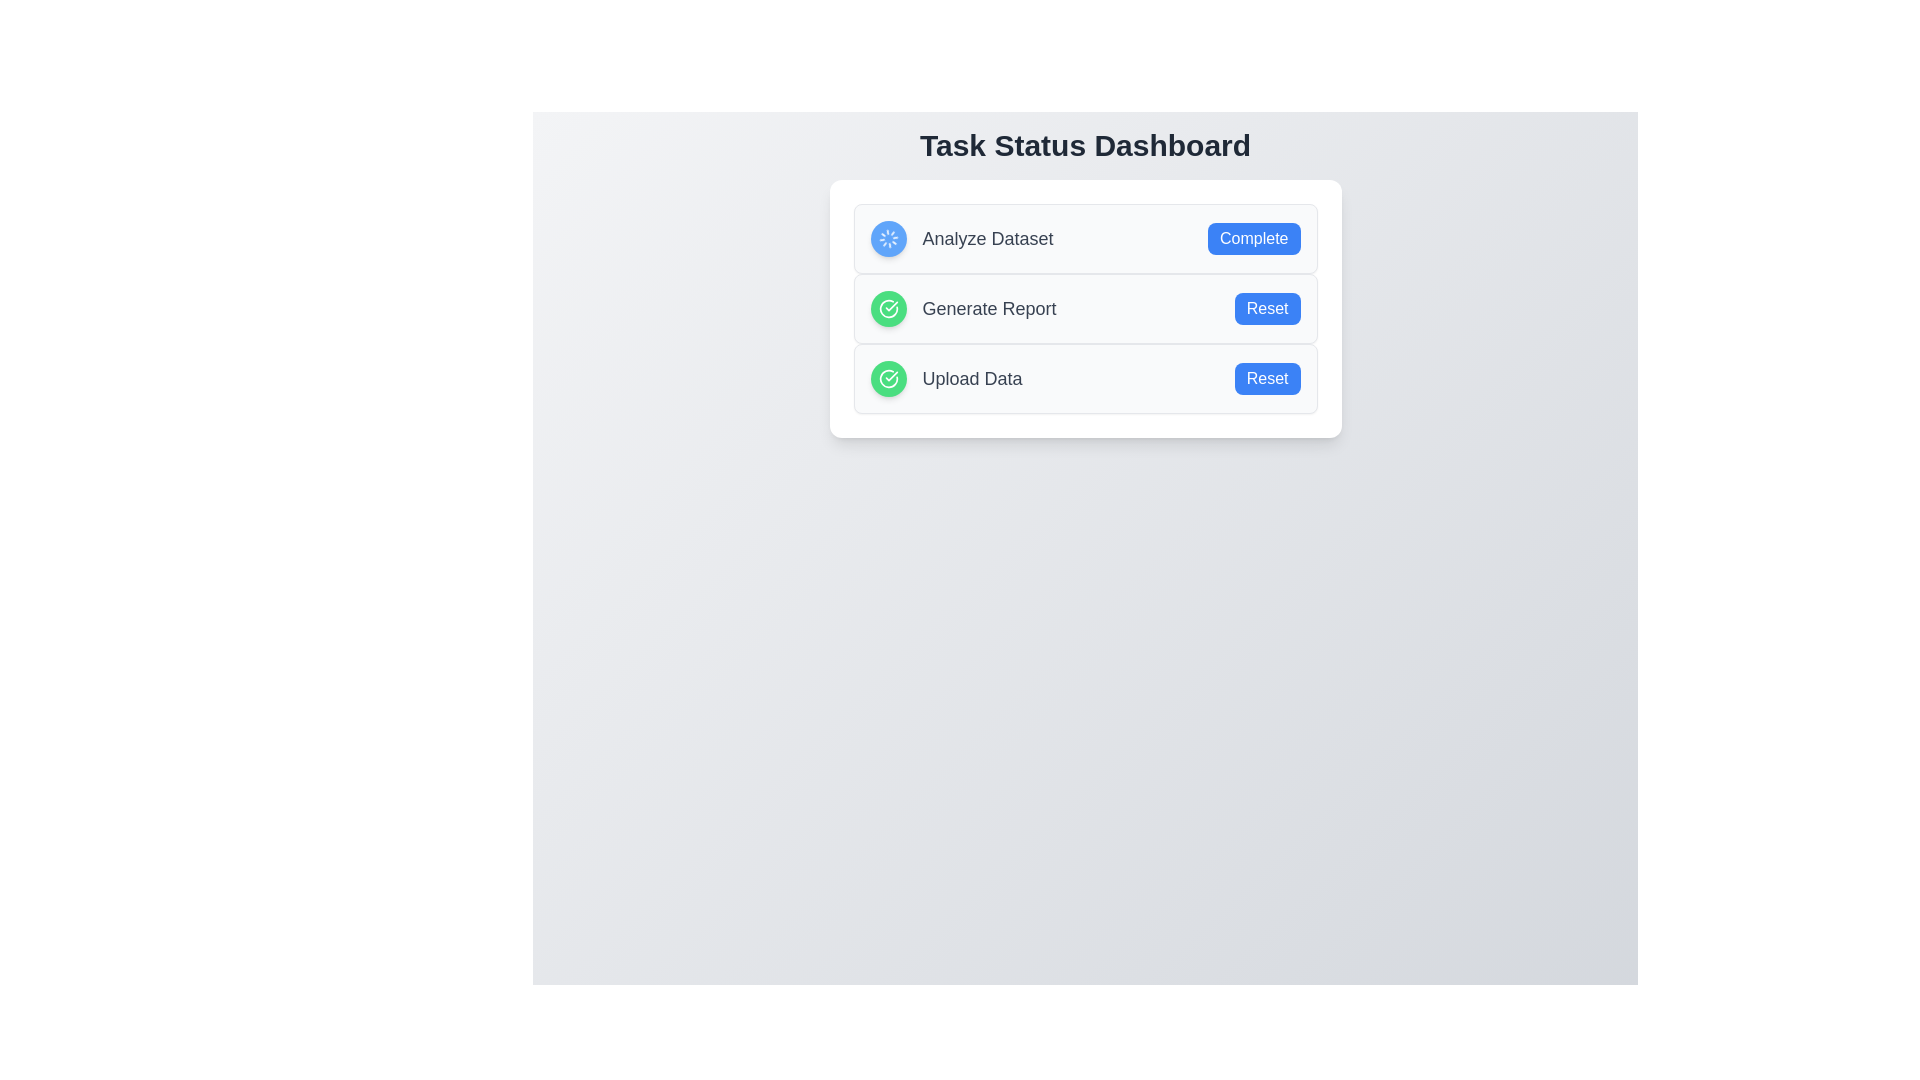 The image size is (1920, 1080). Describe the element at coordinates (887, 378) in the screenshot. I see `the circular button with a green background and a white checkmark icon, located to the left of the 'Upload Data' text in the task status dashboard` at that location.